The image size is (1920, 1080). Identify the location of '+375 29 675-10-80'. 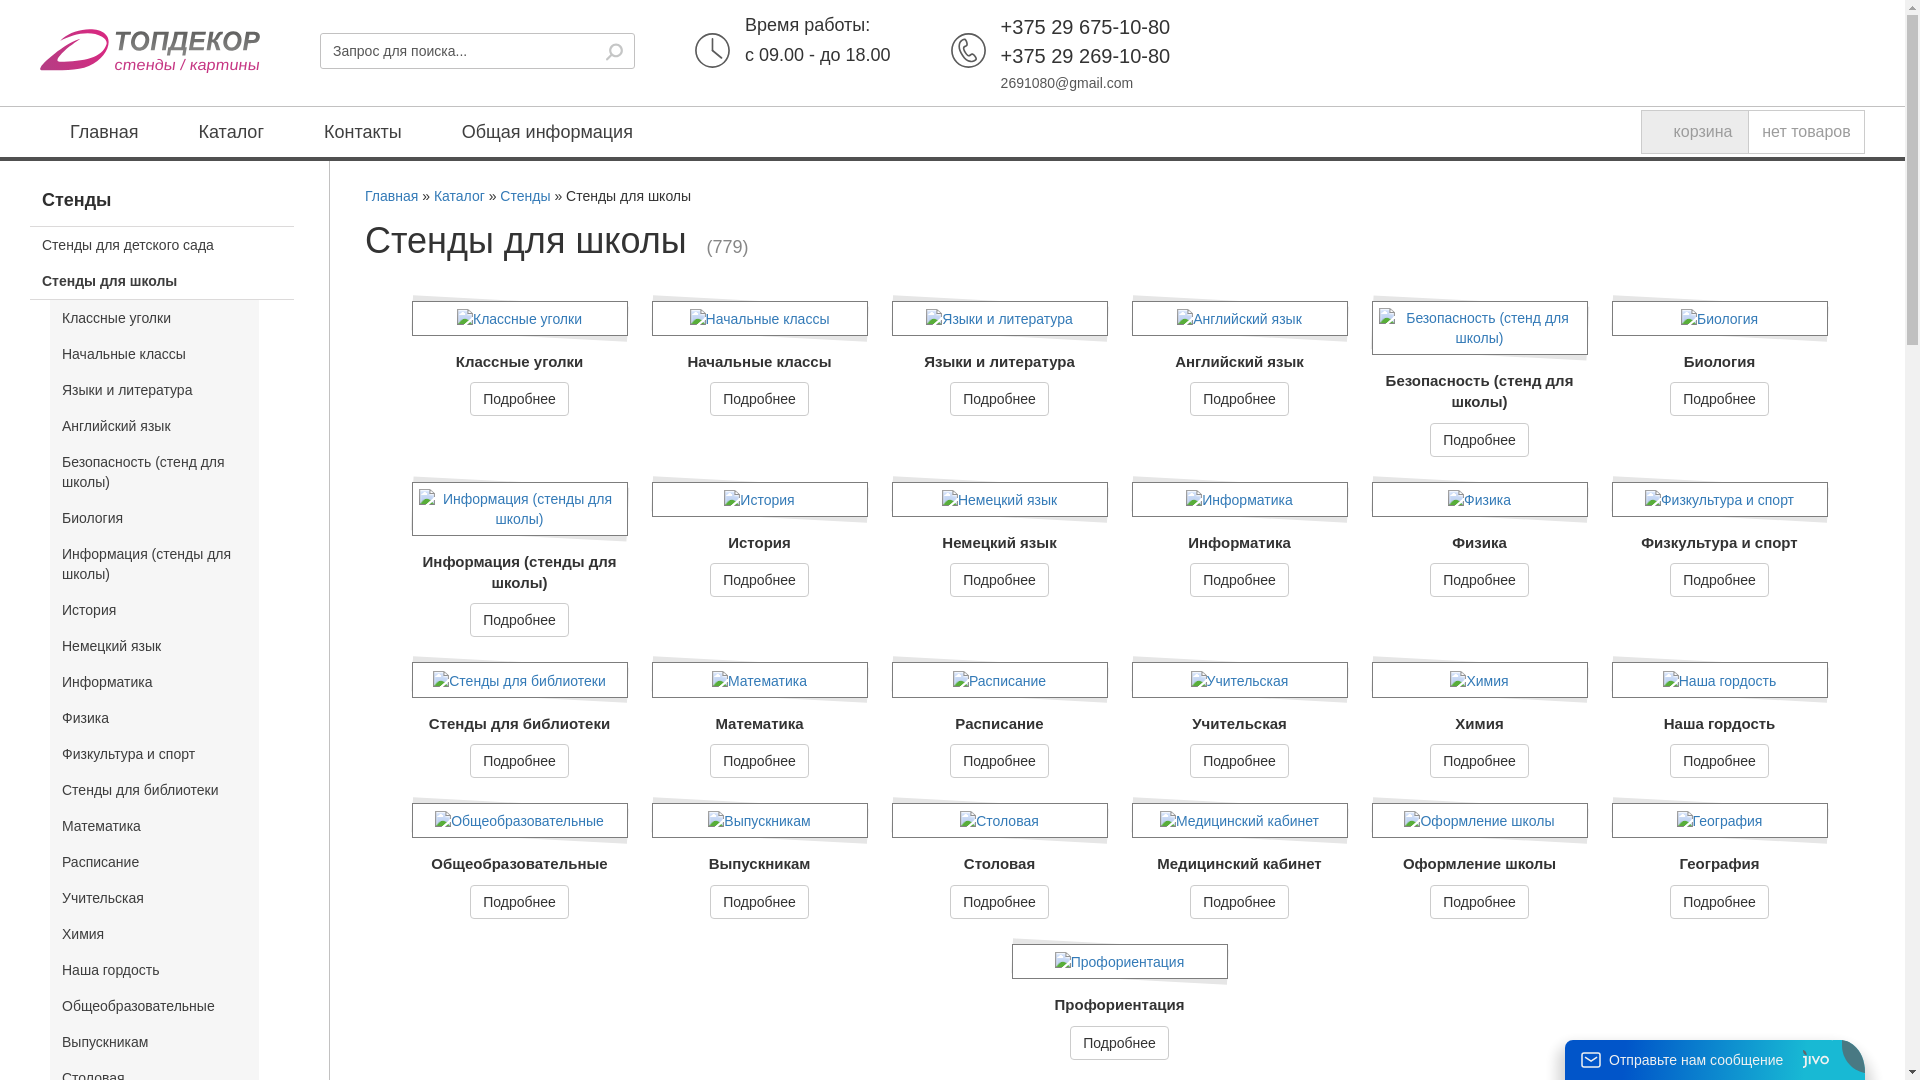
(1084, 27).